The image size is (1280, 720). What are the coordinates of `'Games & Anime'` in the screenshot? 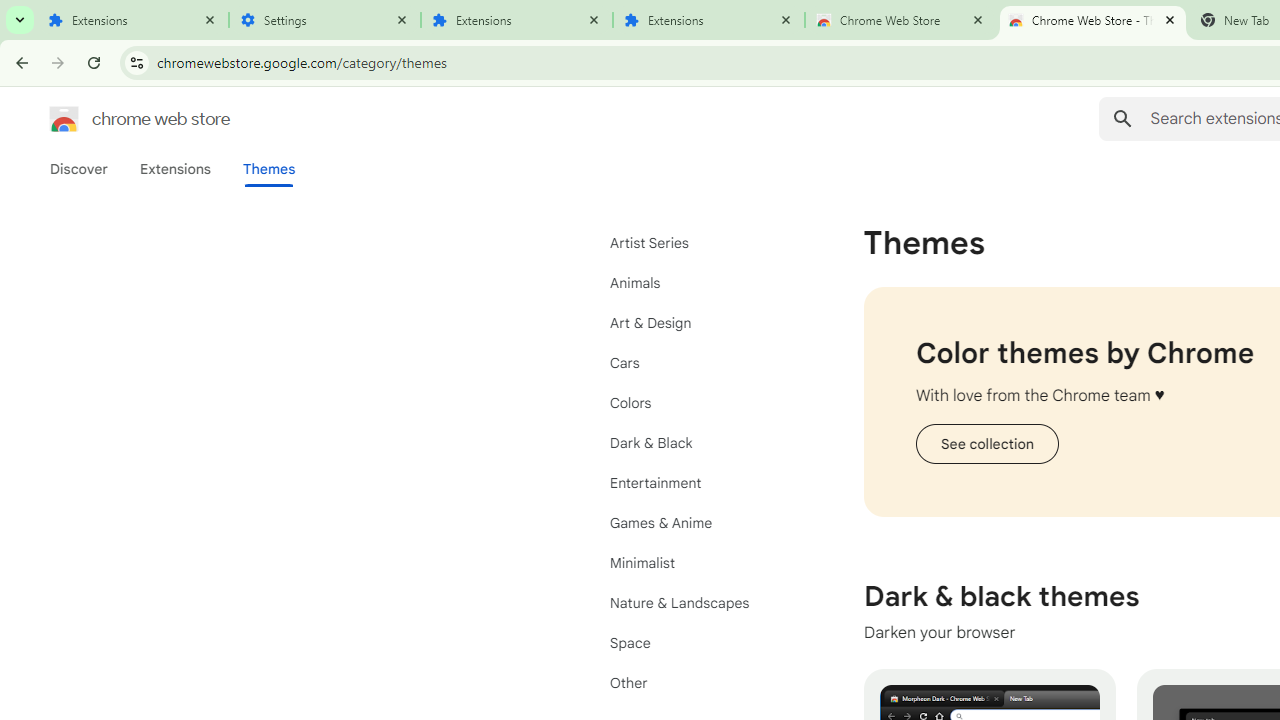 It's located at (700, 522).